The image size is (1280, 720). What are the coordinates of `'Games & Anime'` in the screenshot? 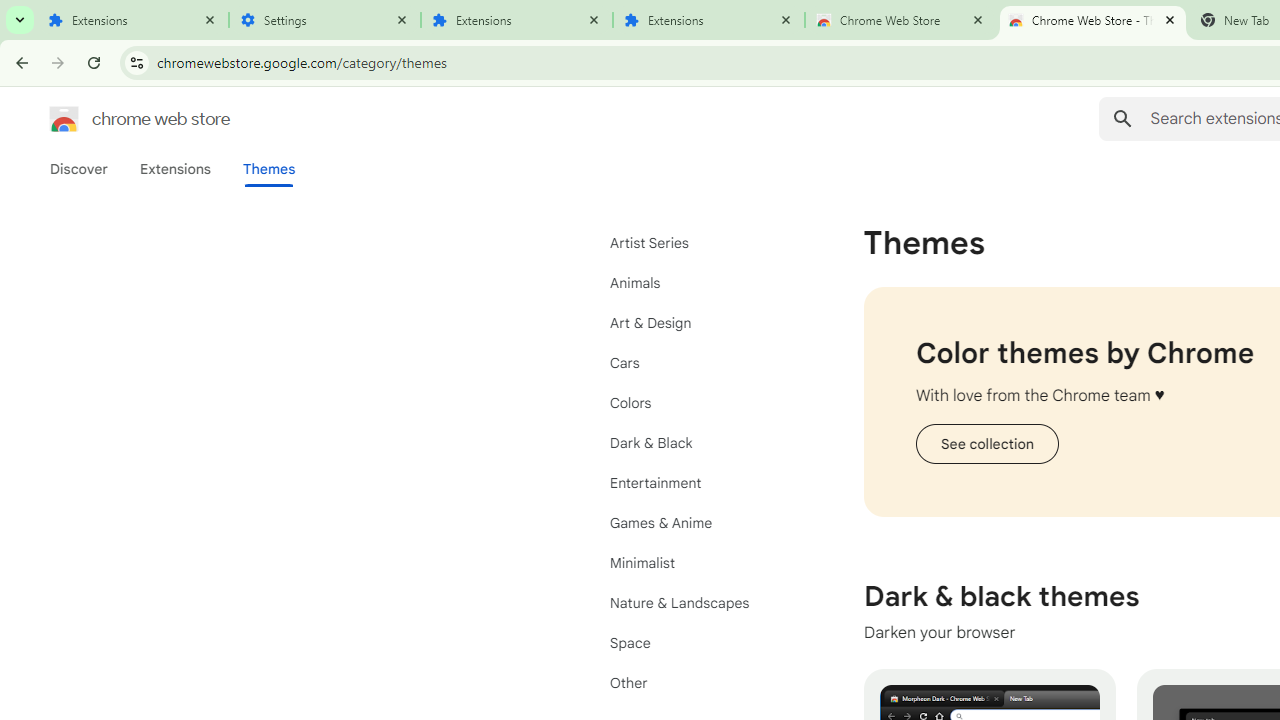 It's located at (700, 522).